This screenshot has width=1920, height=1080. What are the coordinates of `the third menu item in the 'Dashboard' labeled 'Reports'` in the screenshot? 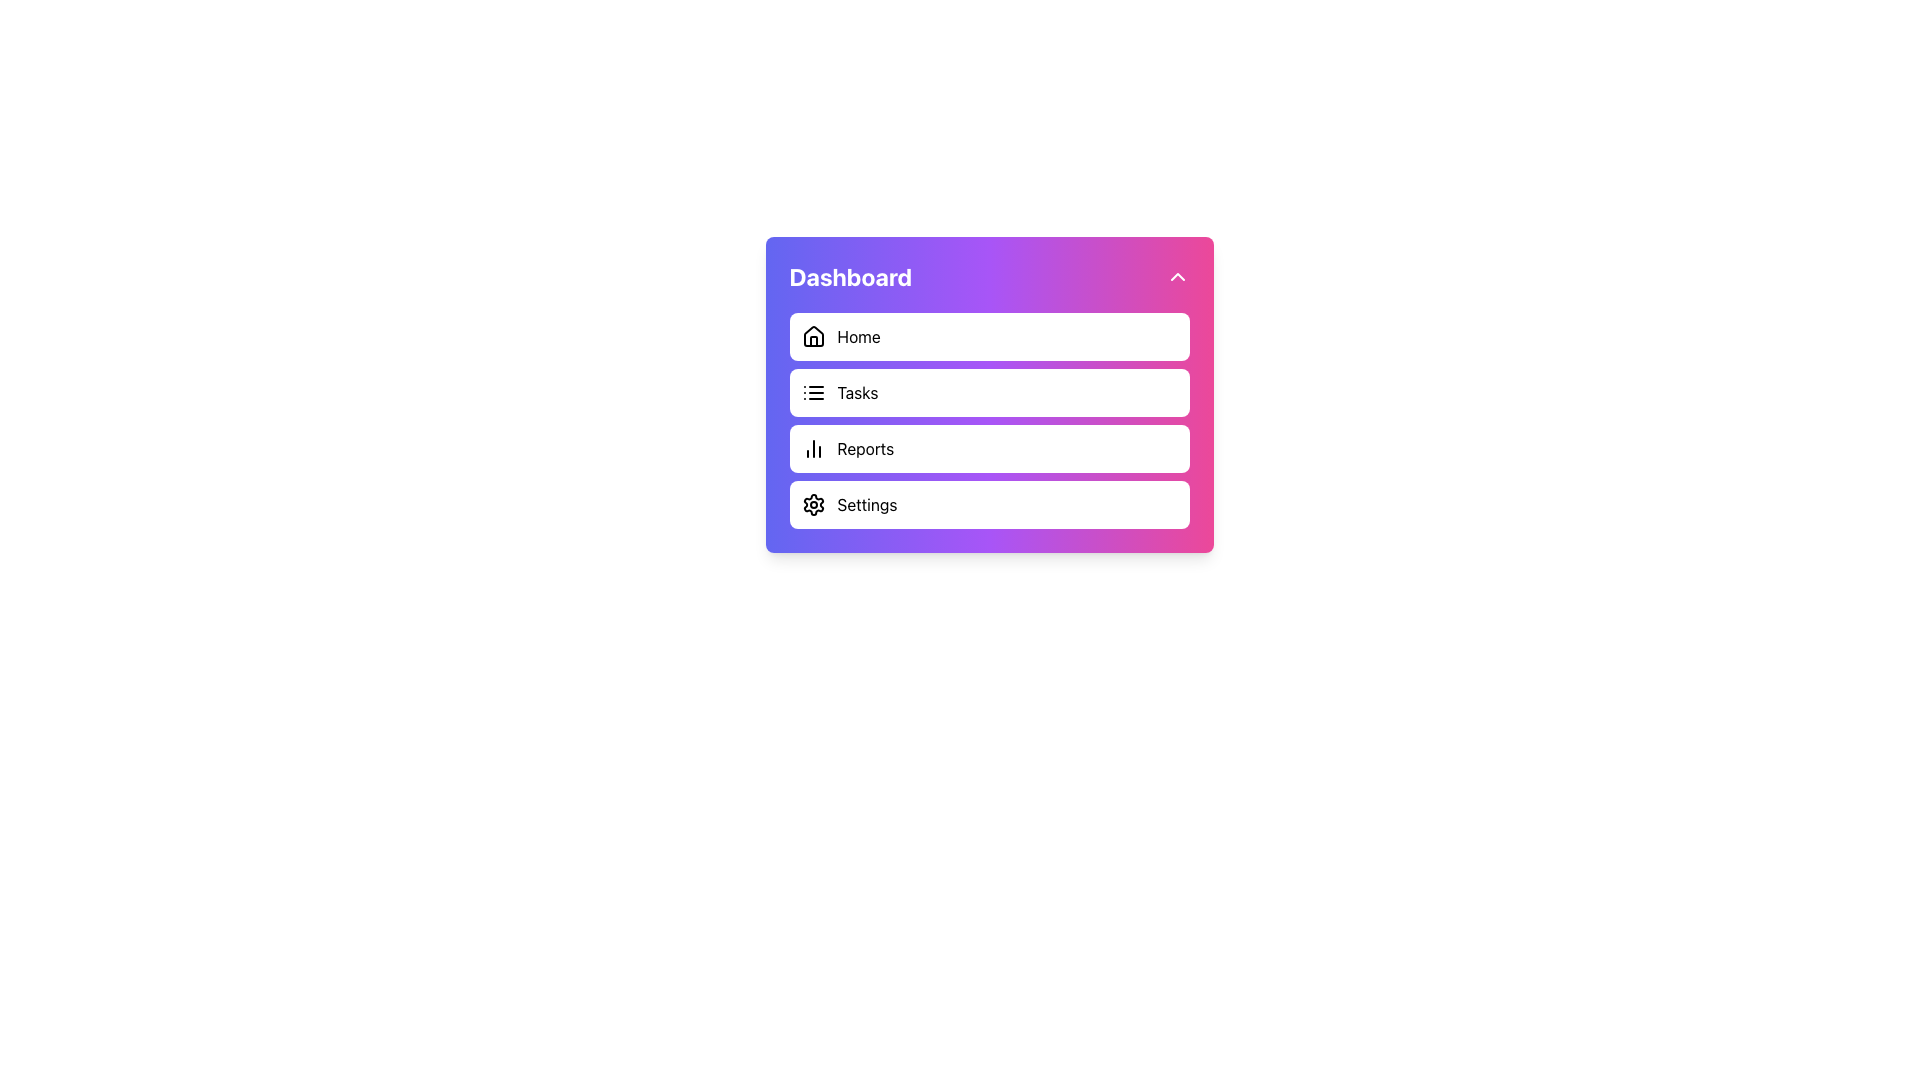 It's located at (989, 447).